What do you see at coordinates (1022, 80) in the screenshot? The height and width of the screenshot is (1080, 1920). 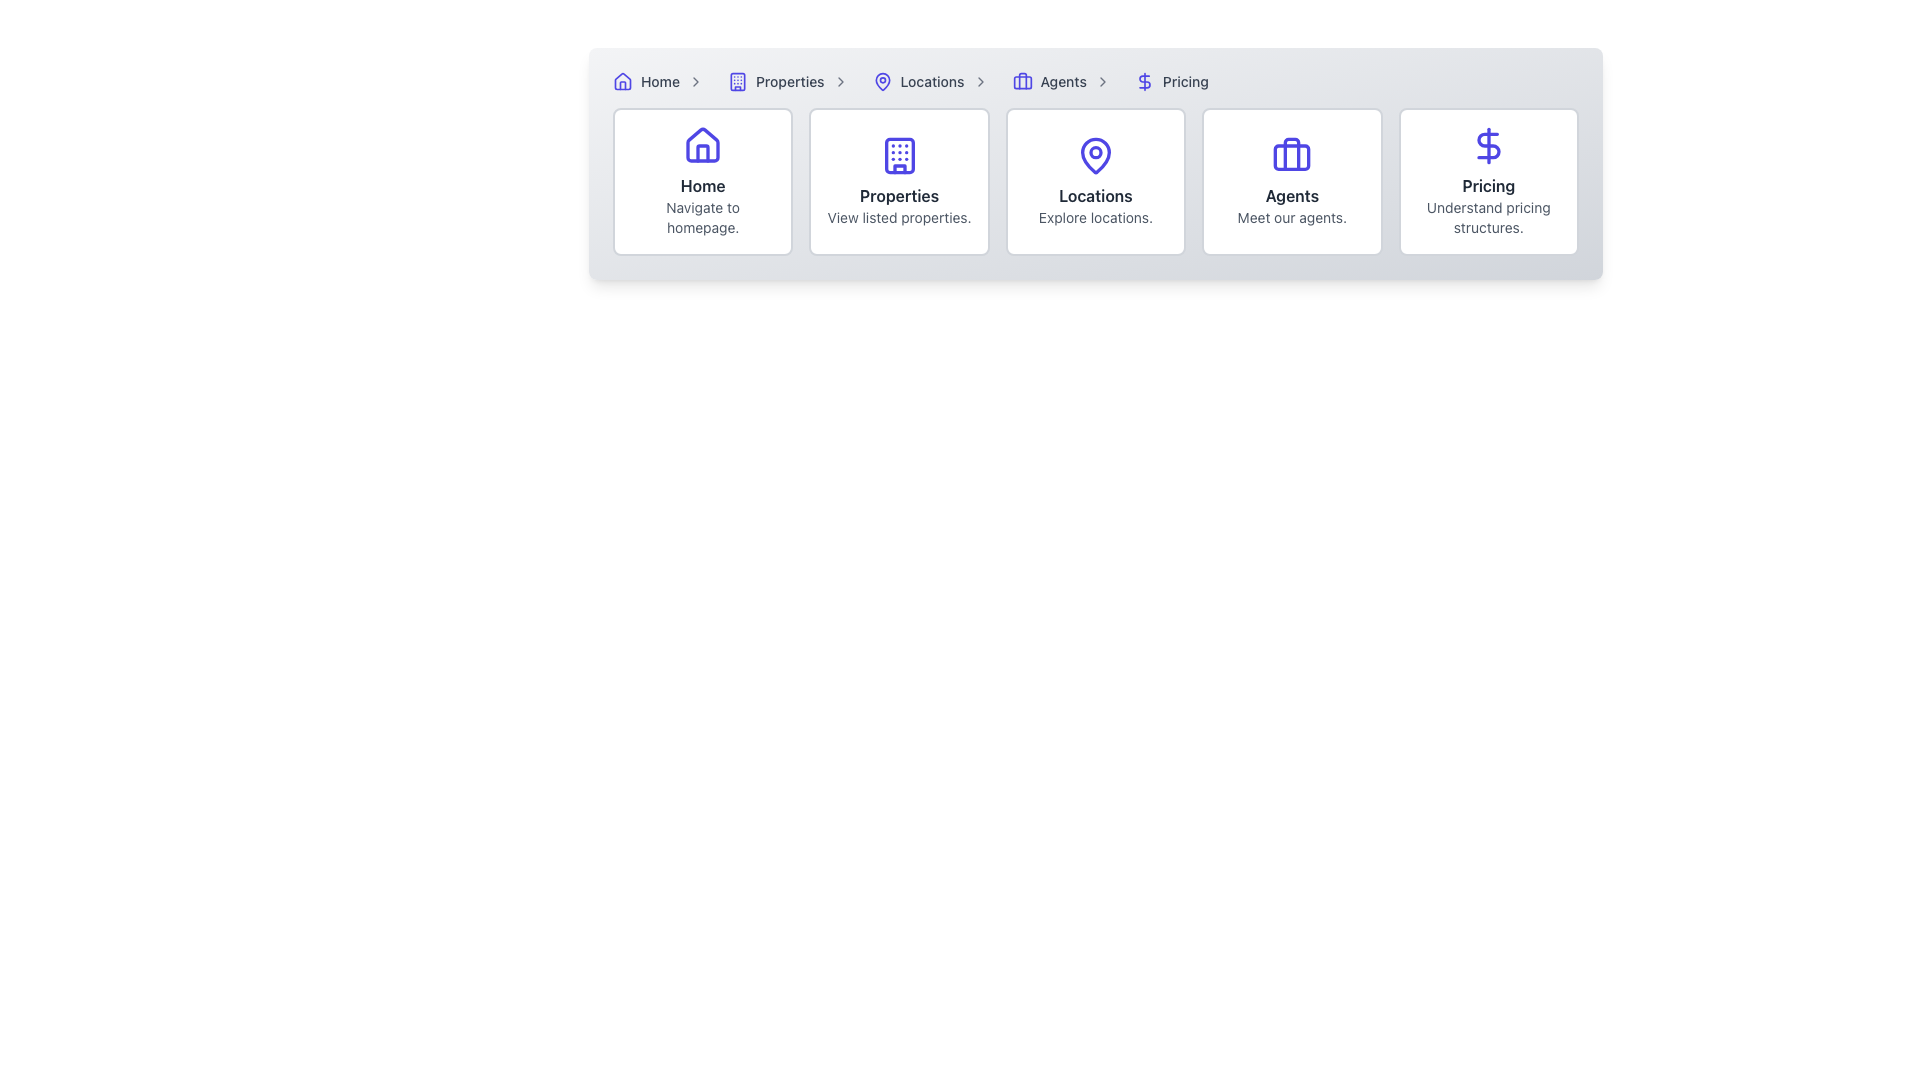 I see `the briefcase icon in the 'Agents' section of the navigation bar, which is positioned to the left of the text 'Agents'` at bounding box center [1022, 80].